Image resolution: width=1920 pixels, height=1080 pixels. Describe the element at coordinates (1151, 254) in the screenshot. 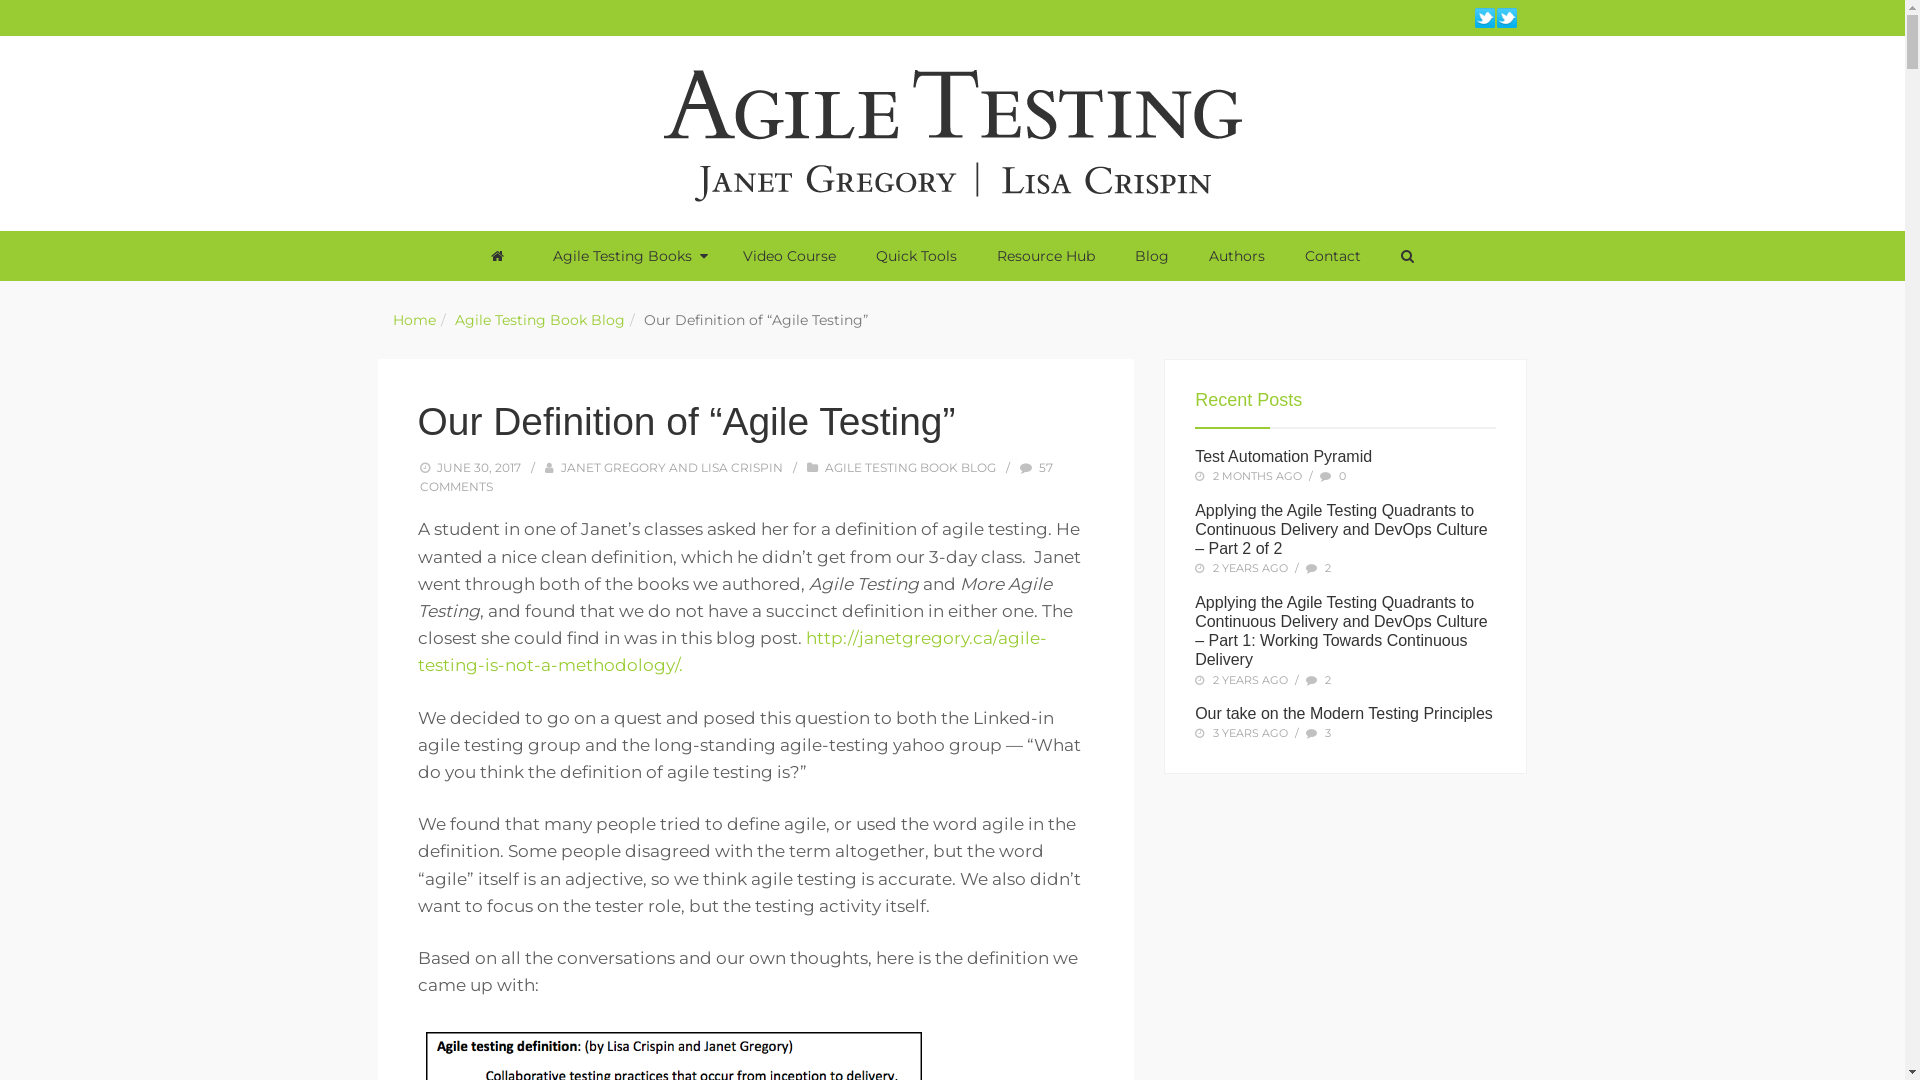

I see `'Blog'` at that location.